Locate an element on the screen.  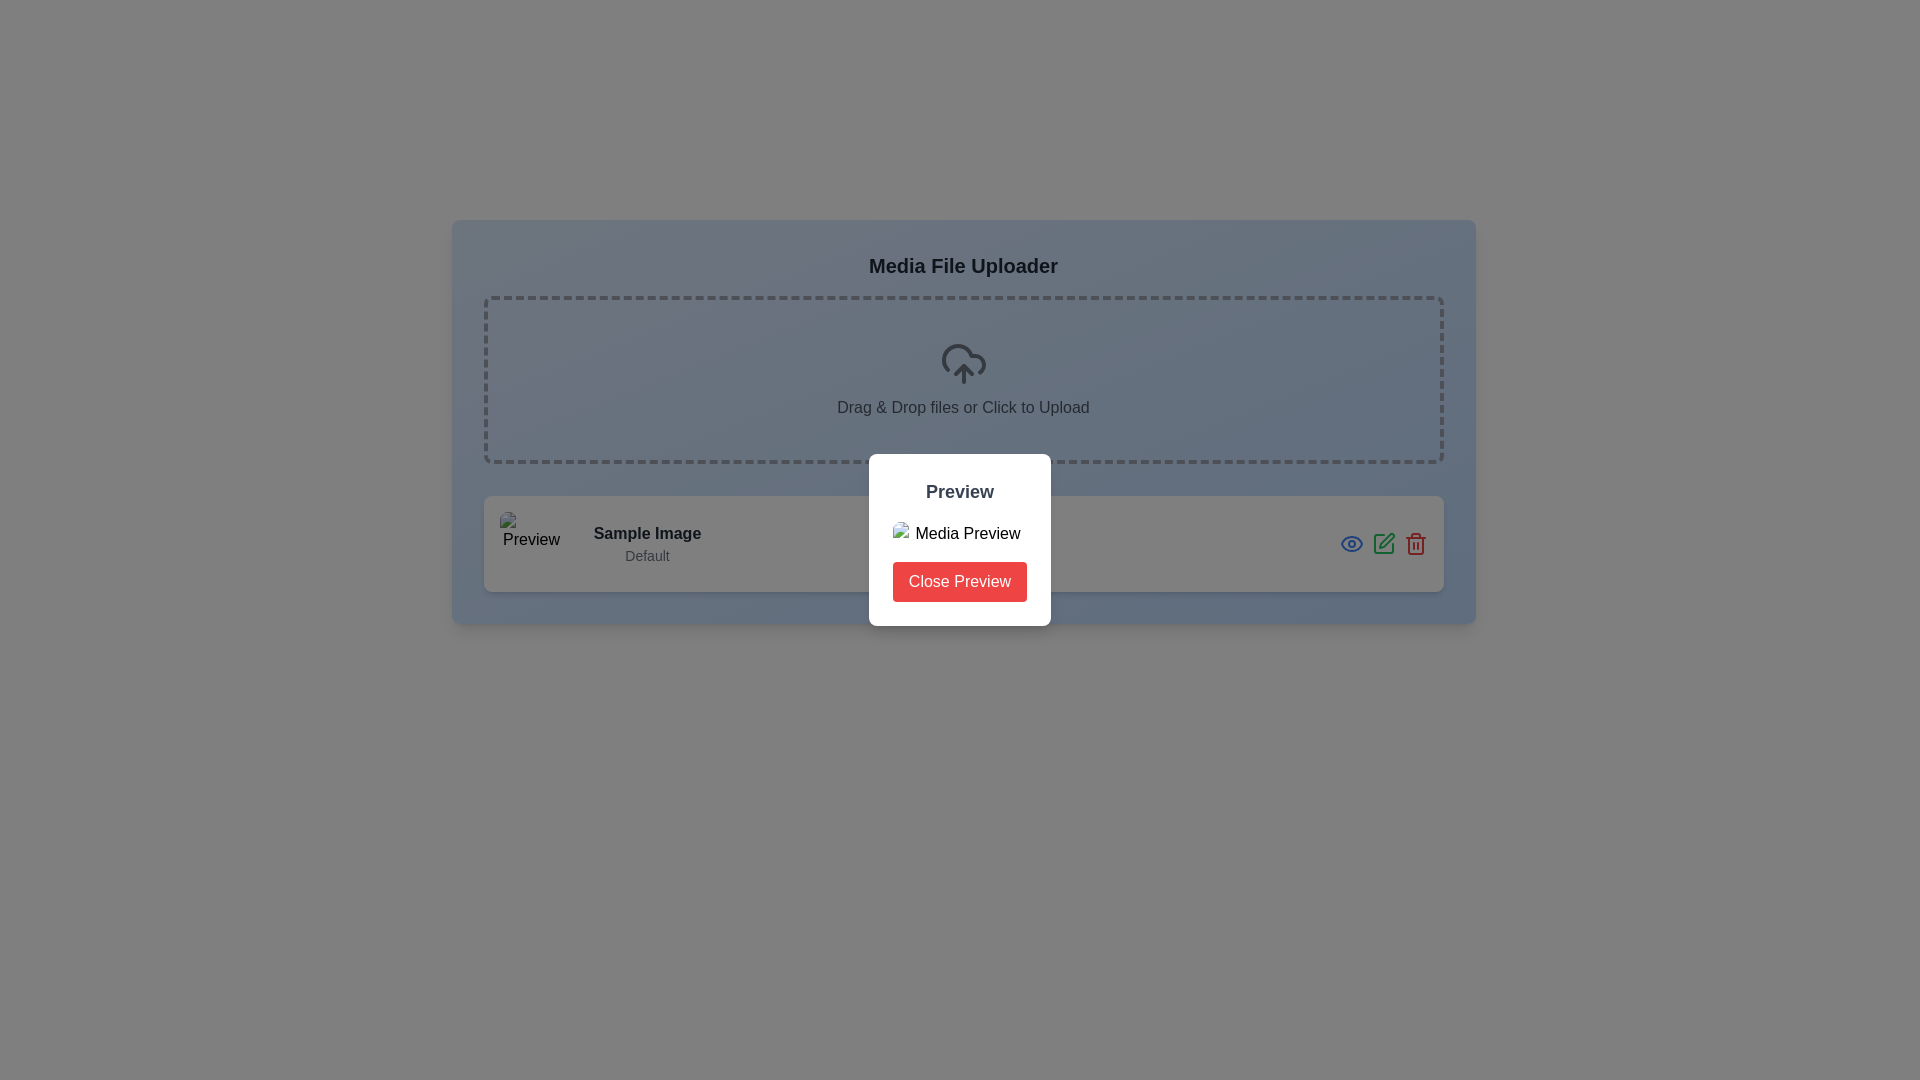
files and drop them into the Drop zone with a dashed border and cloud upload icon, which is centrally positioned below the title 'Media File Uploader' is located at coordinates (963, 380).